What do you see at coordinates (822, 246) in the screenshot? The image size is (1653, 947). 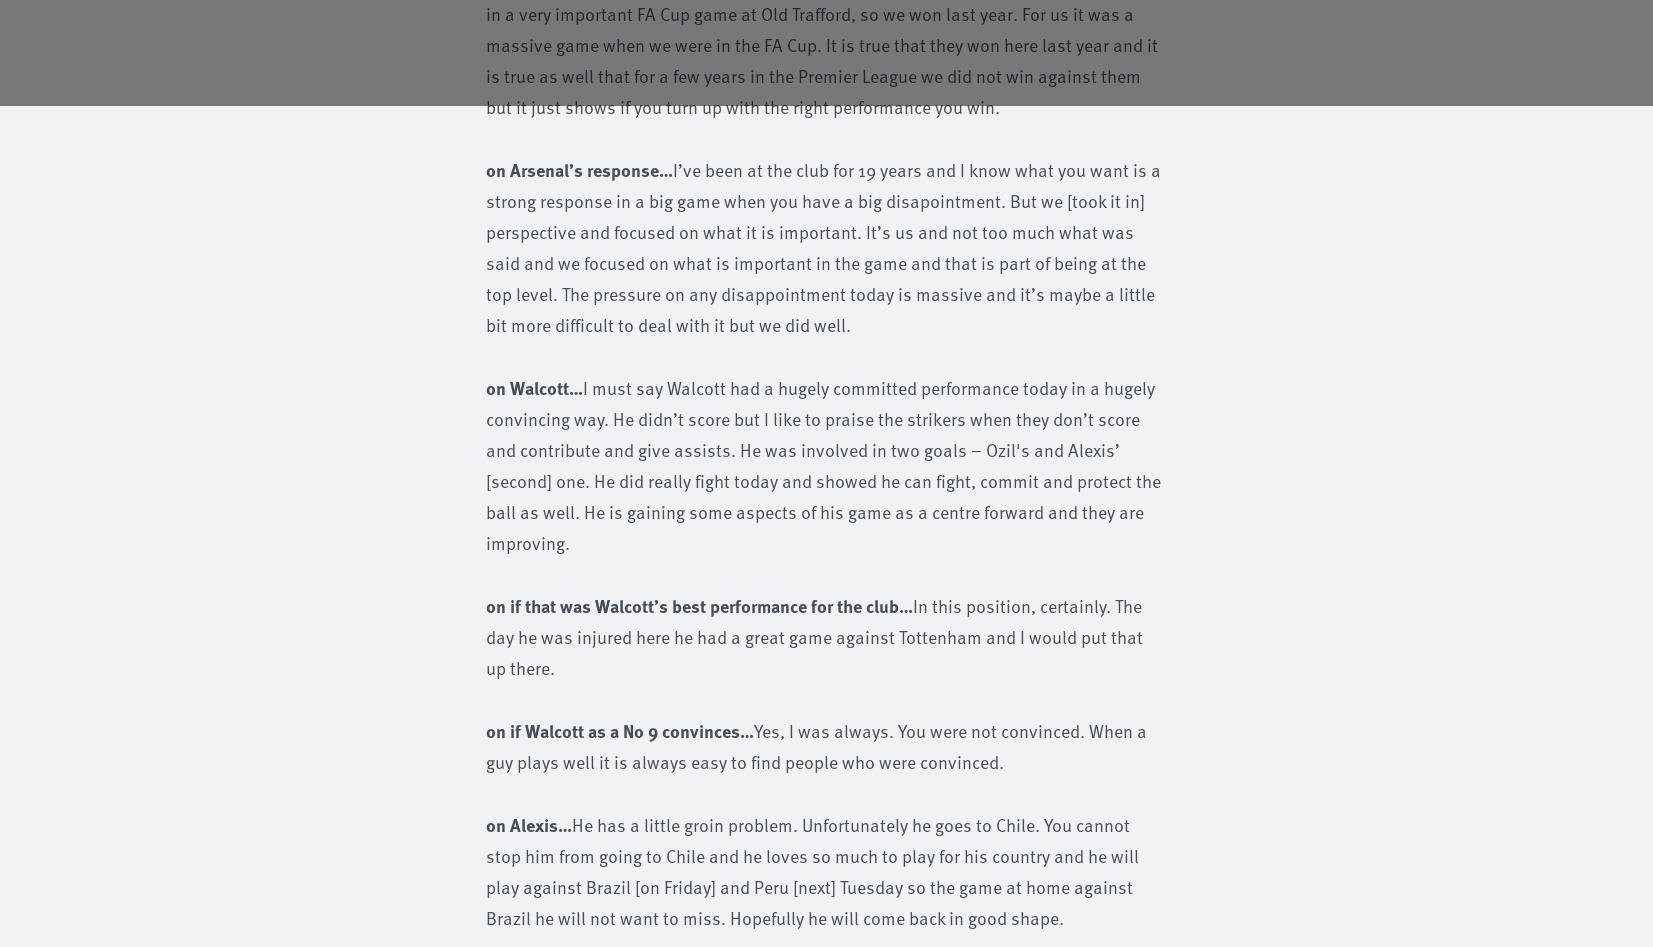 I see `'I’ve been at the club for 19 years and I know what you want is a strong response in a big game when you have a big disapointment. But we [took it in] perspective and focused on what it is important. It’s us and not too much what was said and we focused on what is important in the game and that is part of being at the top level. The pressure on any disappointment today is massive and it’s maybe a little bit more difficult to deal with it but we did well.'` at bounding box center [822, 246].